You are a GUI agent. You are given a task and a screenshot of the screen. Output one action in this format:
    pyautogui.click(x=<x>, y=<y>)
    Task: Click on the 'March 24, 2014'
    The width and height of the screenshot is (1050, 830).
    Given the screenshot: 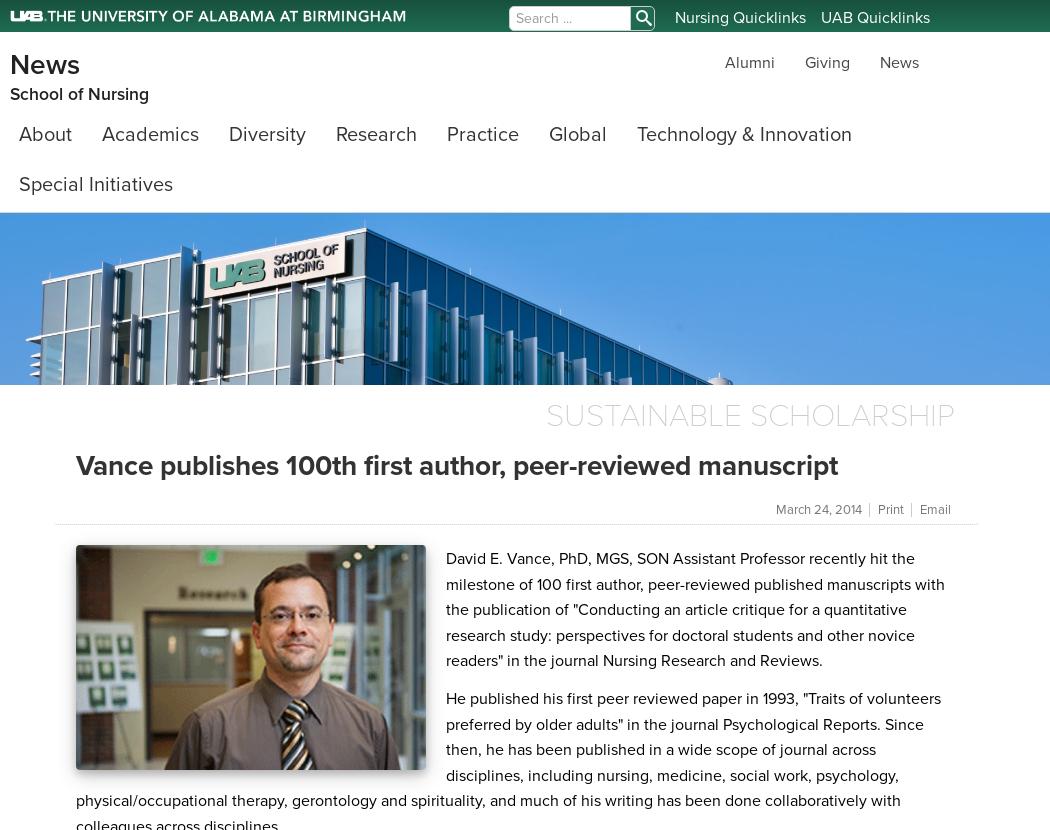 What is the action you would take?
    pyautogui.click(x=819, y=510)
    